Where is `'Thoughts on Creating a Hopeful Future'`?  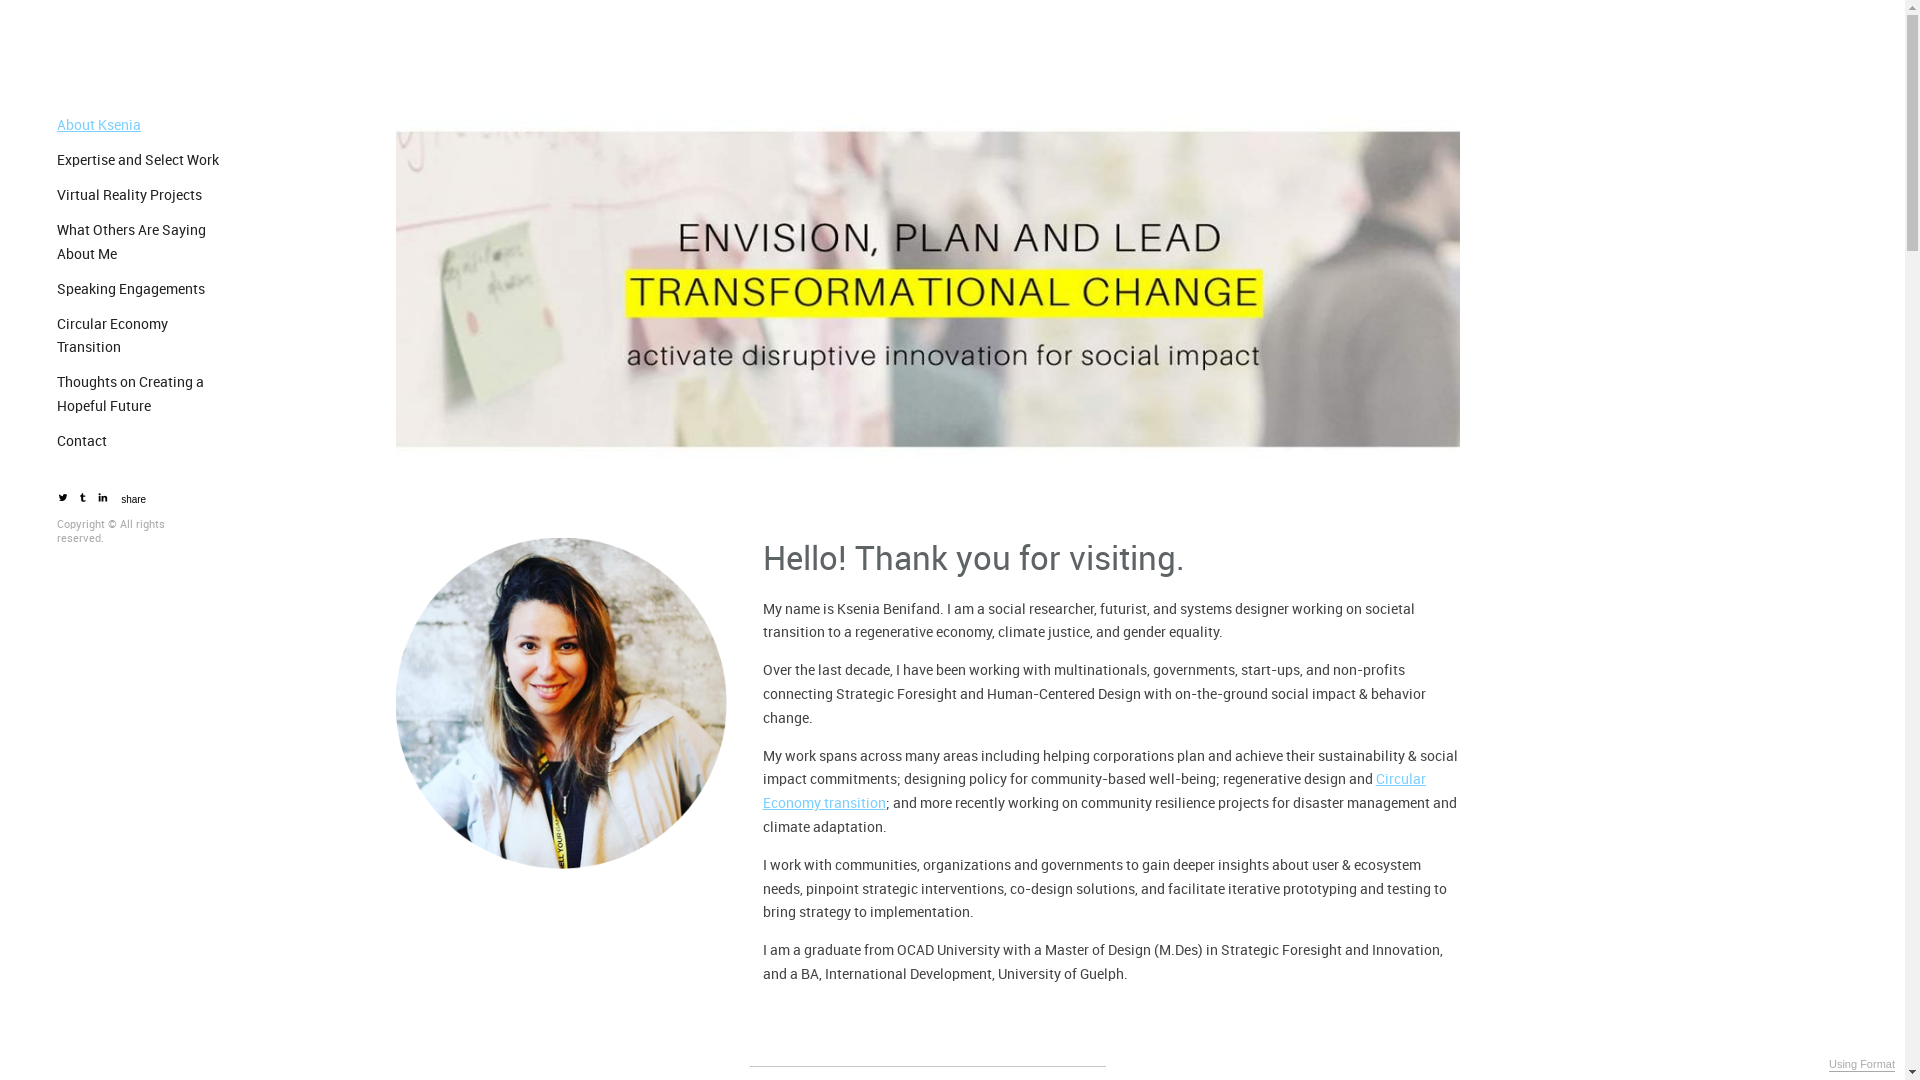
'Thoughts on Creating a Hopeful Future' is located at coordinates (144, 395).